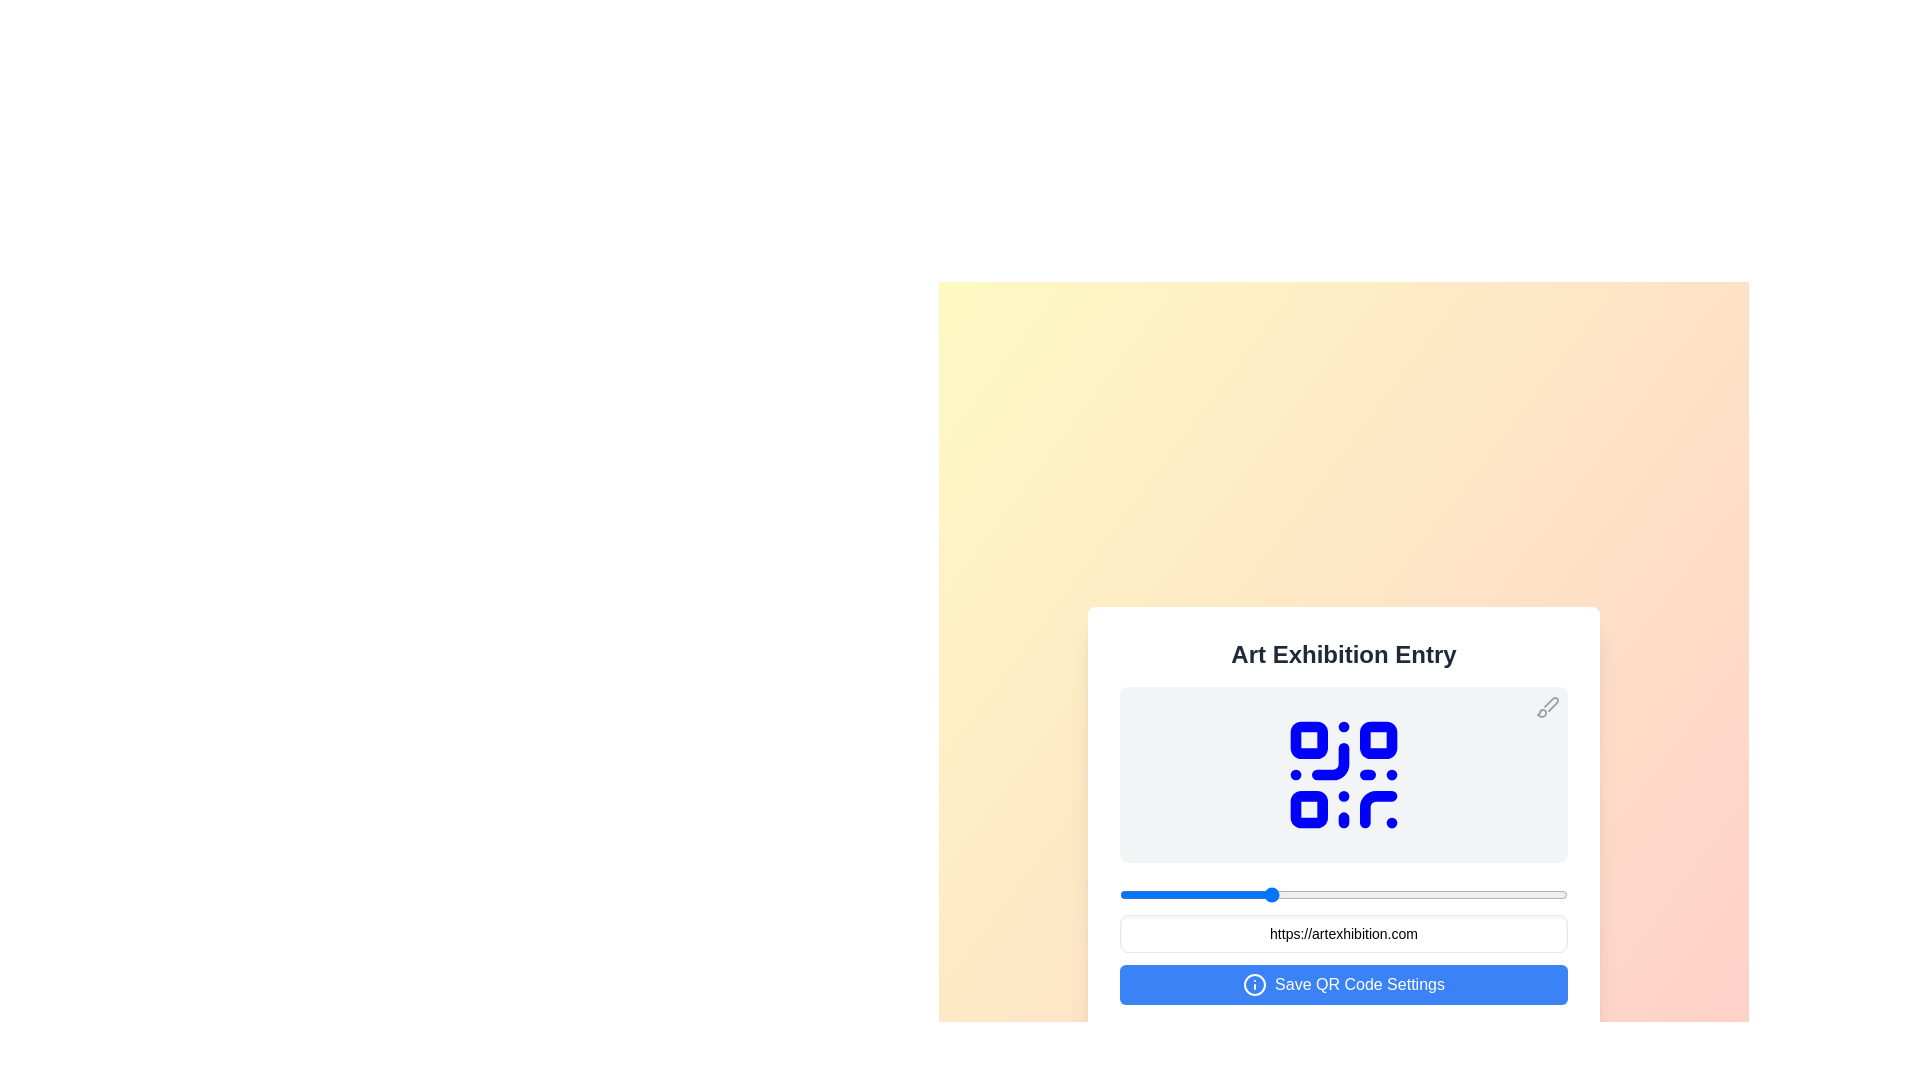  I want to click on the button located at the bottom of the interface that contains the icon on its far left side, which is intended for saving QR code settings, so click(1254, 983).